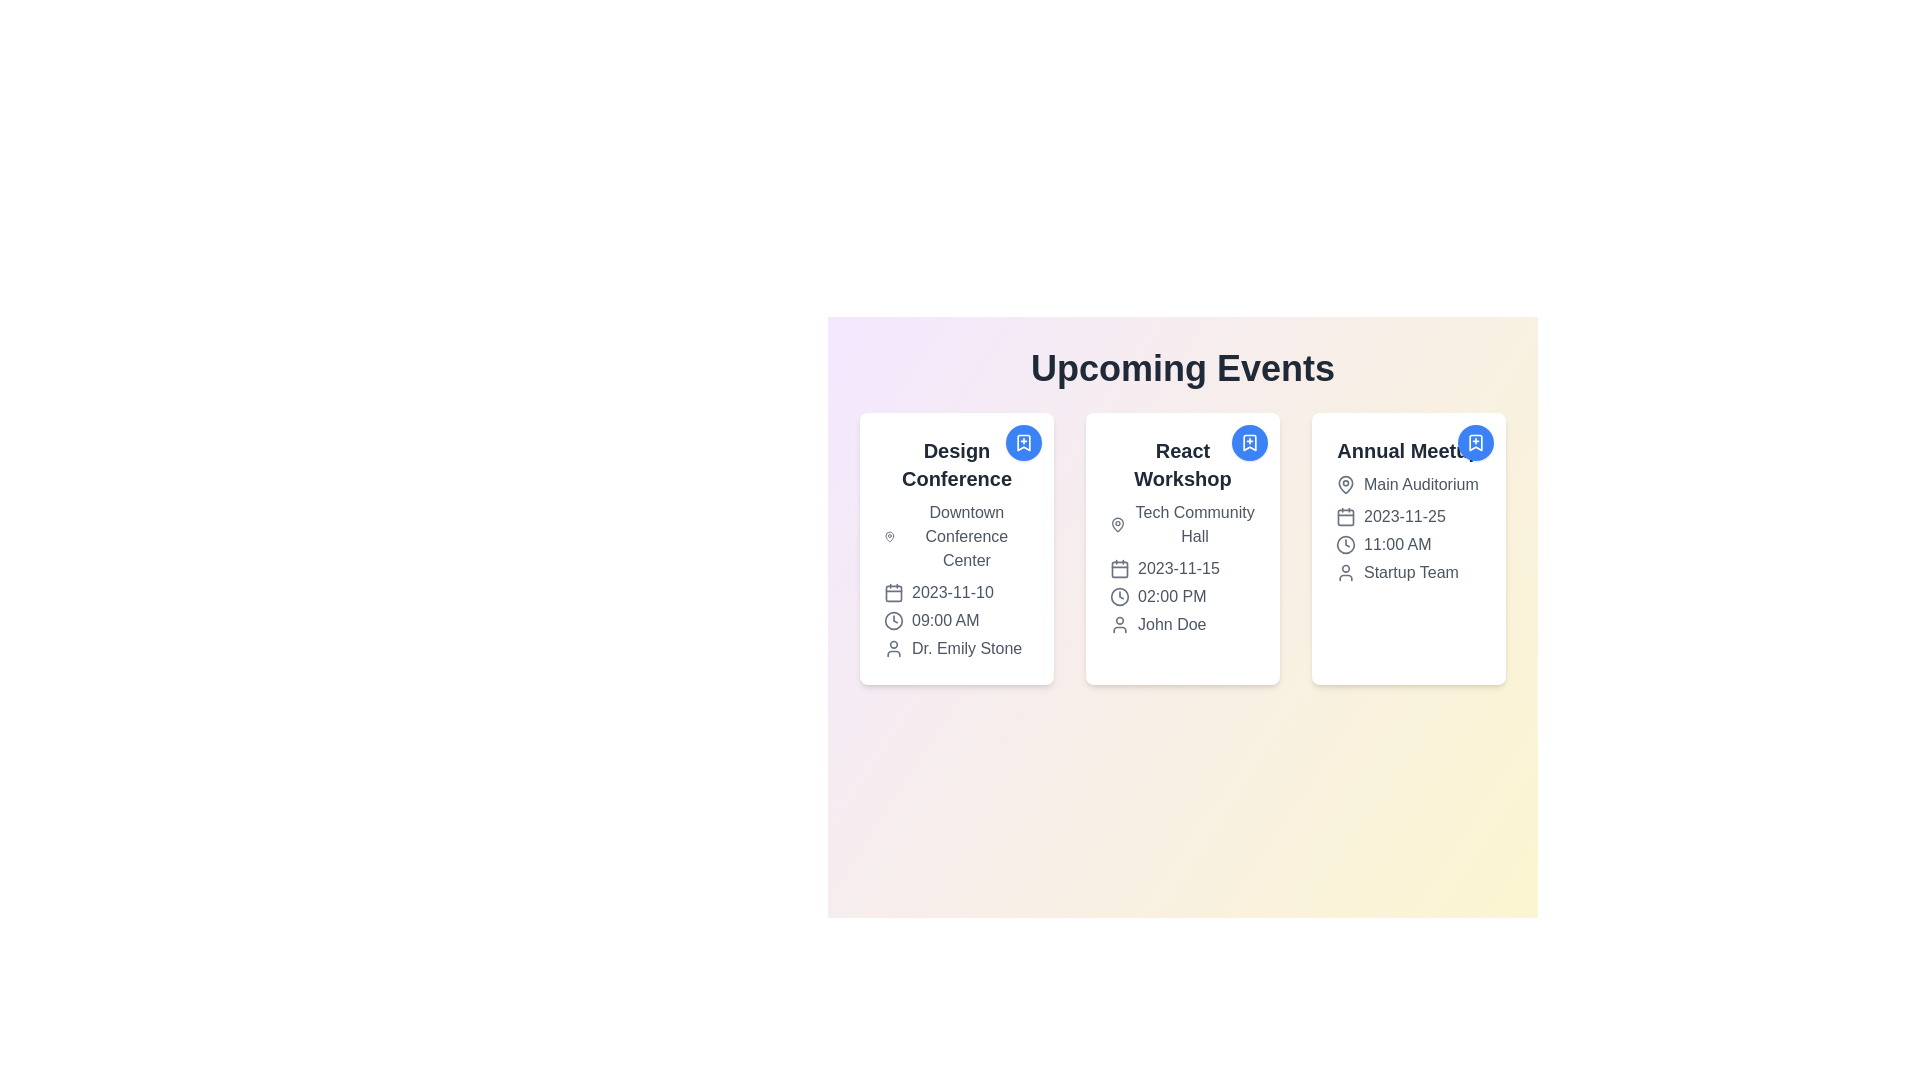  Describe the element at coordinates (955, 648) in the screenshot. I see `the text element displaying 'Dr. Emily Stone' with a person icon to its left, located at the bottom of the 'Design Conference' card, if interactive features are added` at that location.